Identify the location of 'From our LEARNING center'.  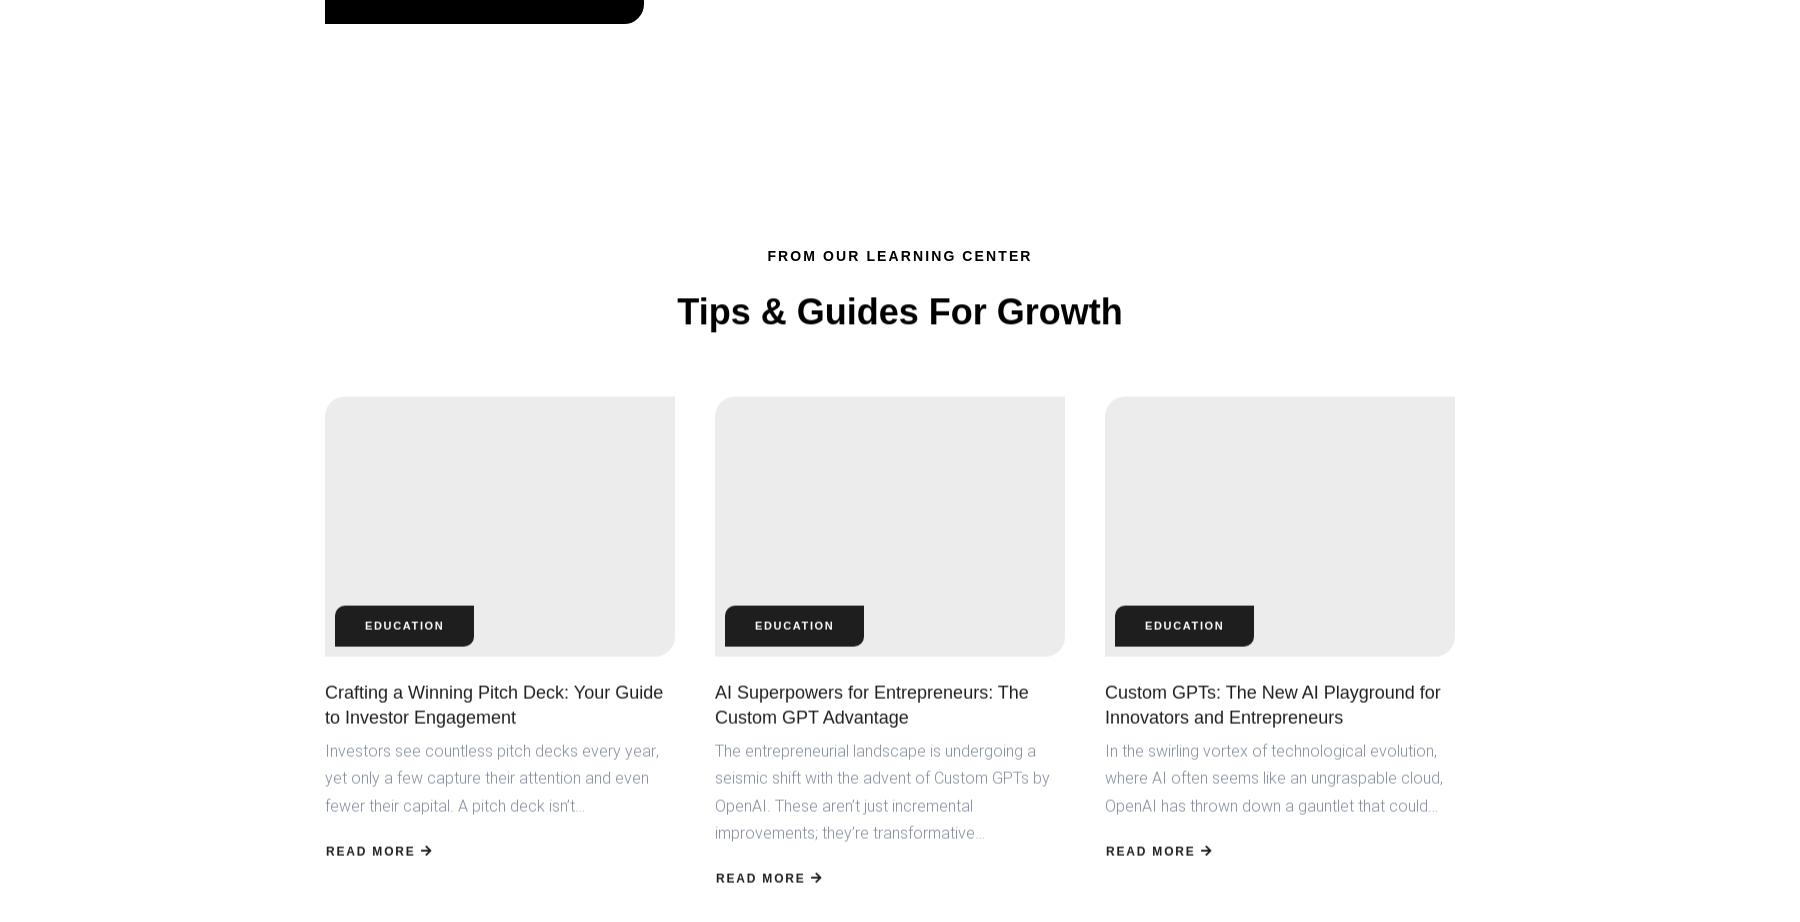
(899, 254).